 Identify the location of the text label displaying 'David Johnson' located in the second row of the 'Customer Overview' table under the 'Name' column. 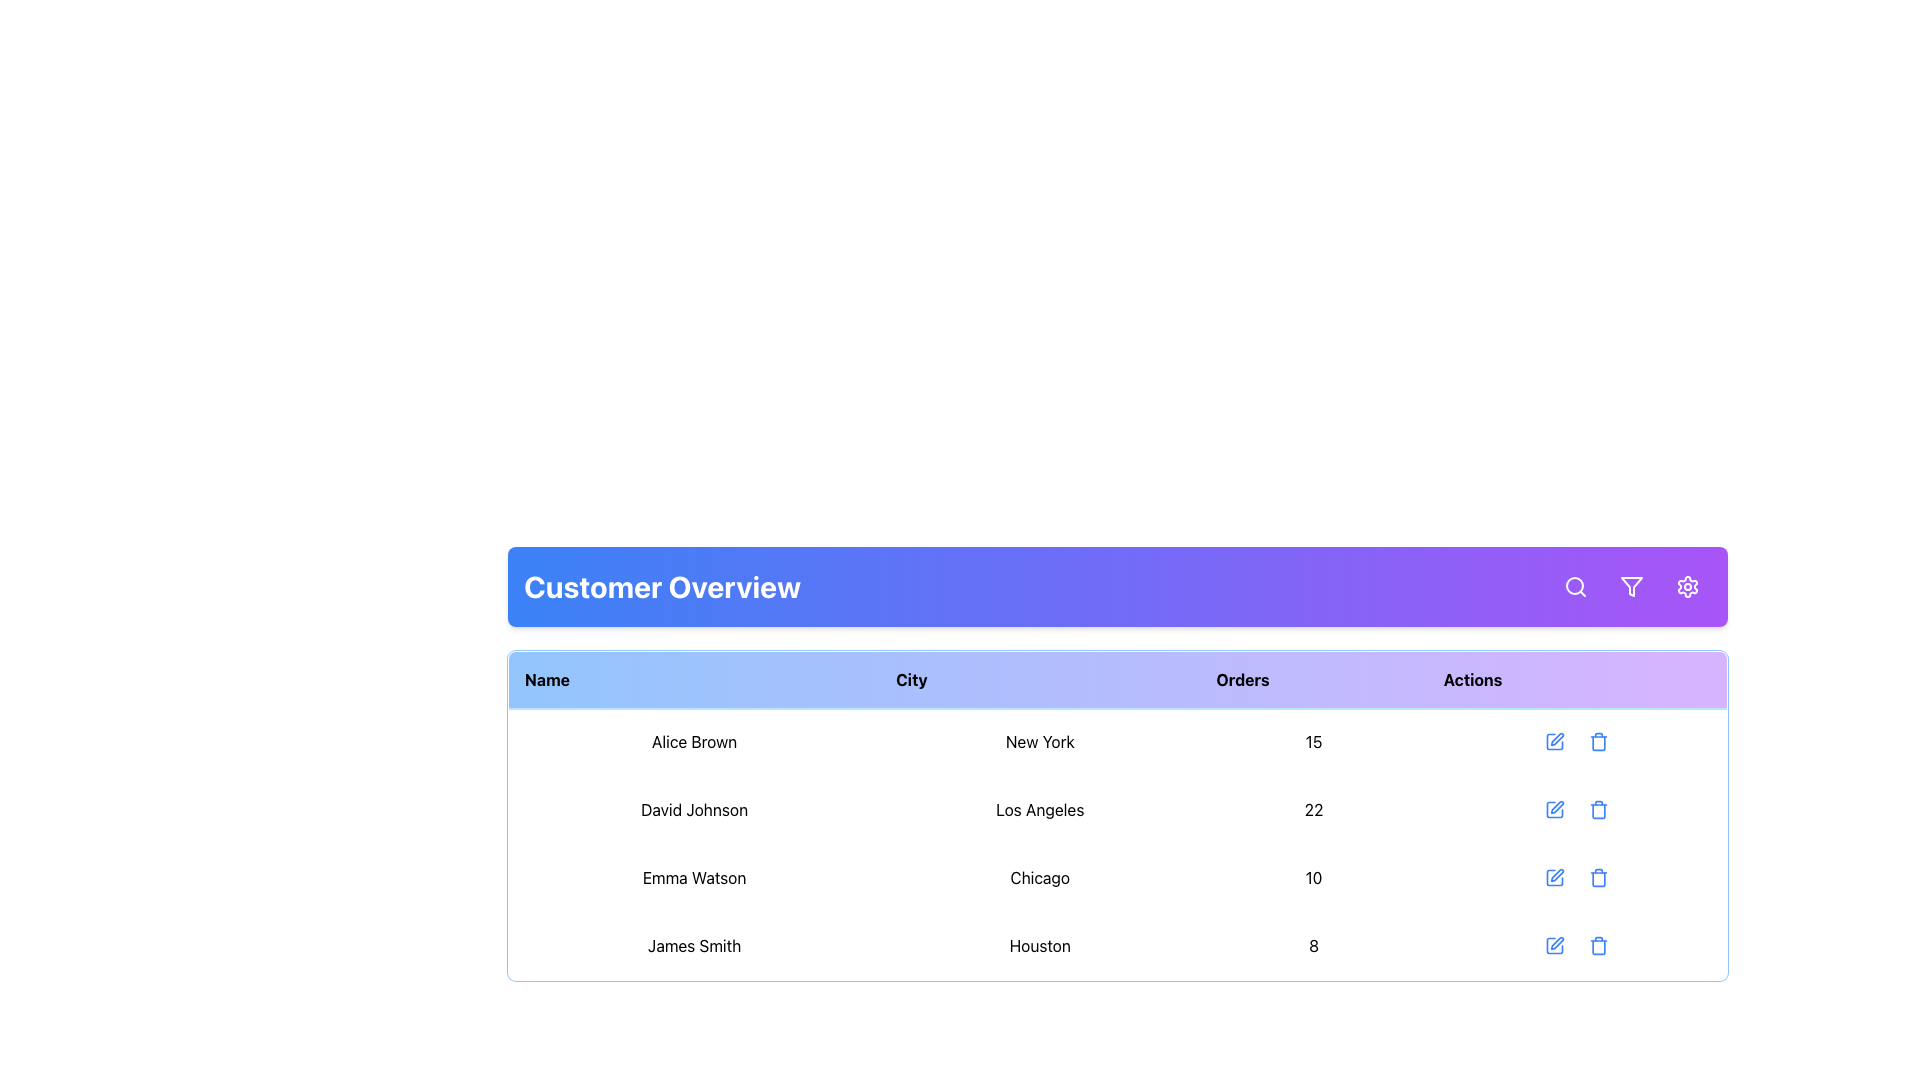
(694, 810).